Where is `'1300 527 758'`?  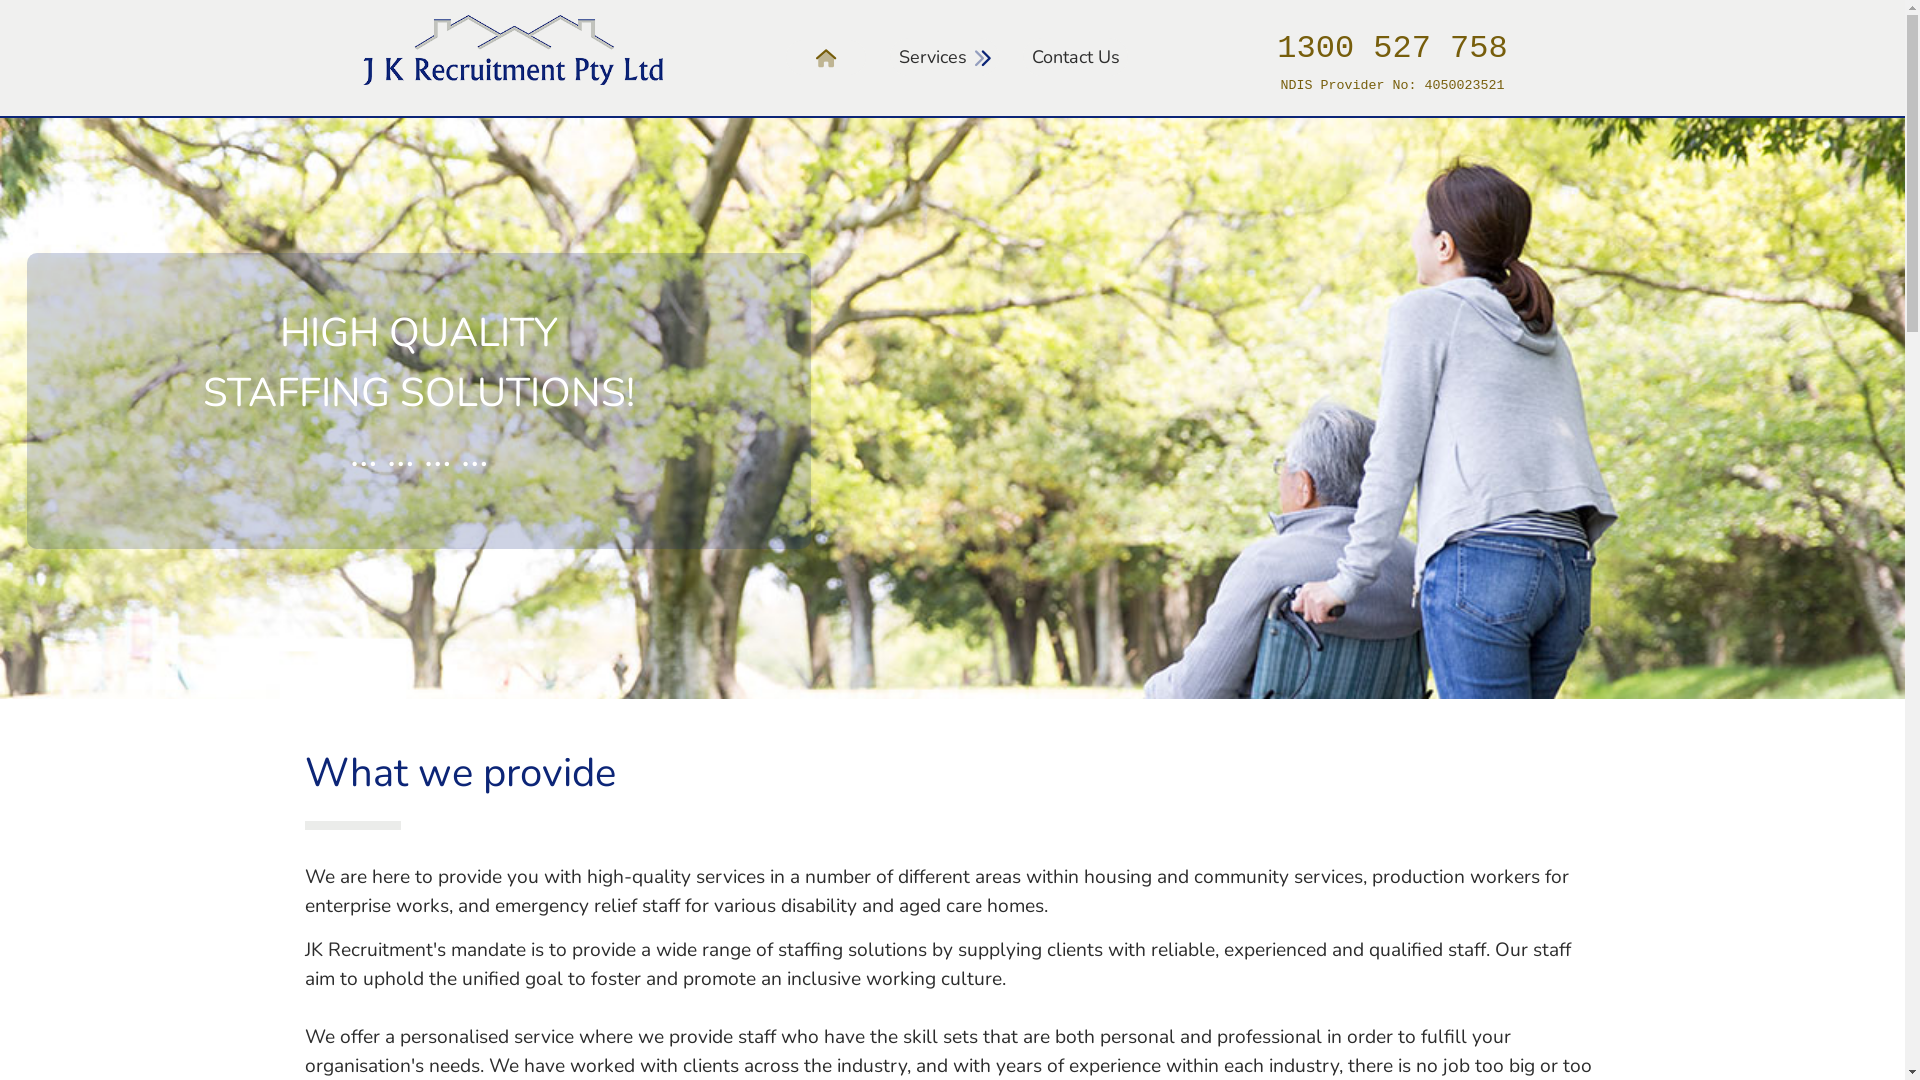 '1300 527 758' is located at coordinates (1275, 52).